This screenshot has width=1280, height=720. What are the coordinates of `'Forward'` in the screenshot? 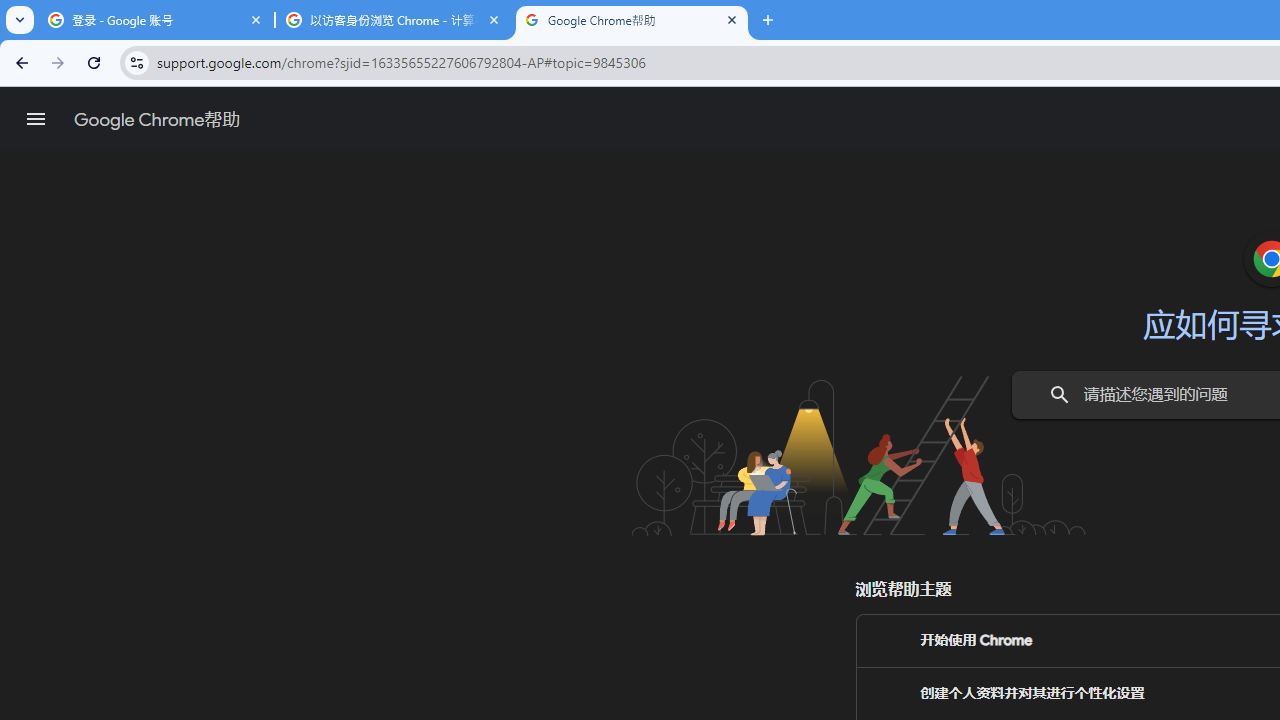 It's located at (58, 61).